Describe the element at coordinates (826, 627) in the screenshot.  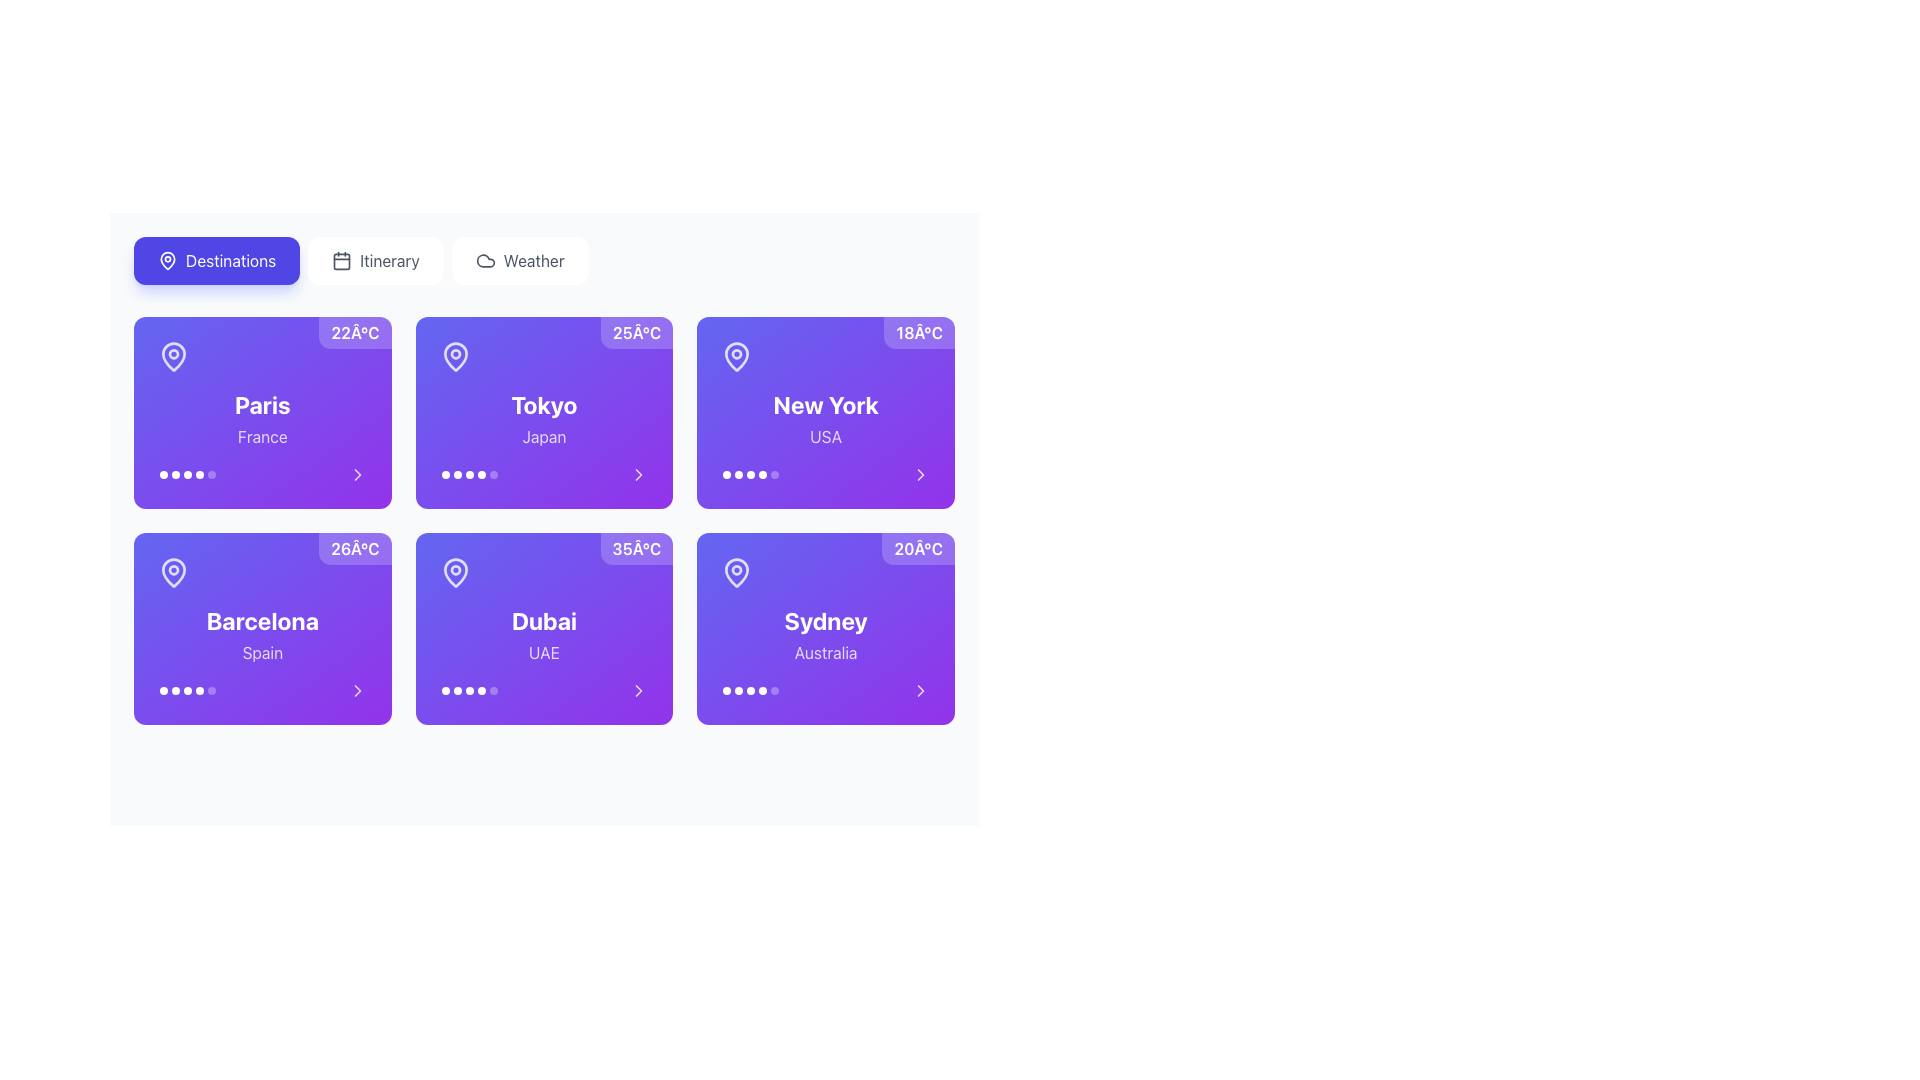
I see `the Weather summary card for Sydney` at that location.